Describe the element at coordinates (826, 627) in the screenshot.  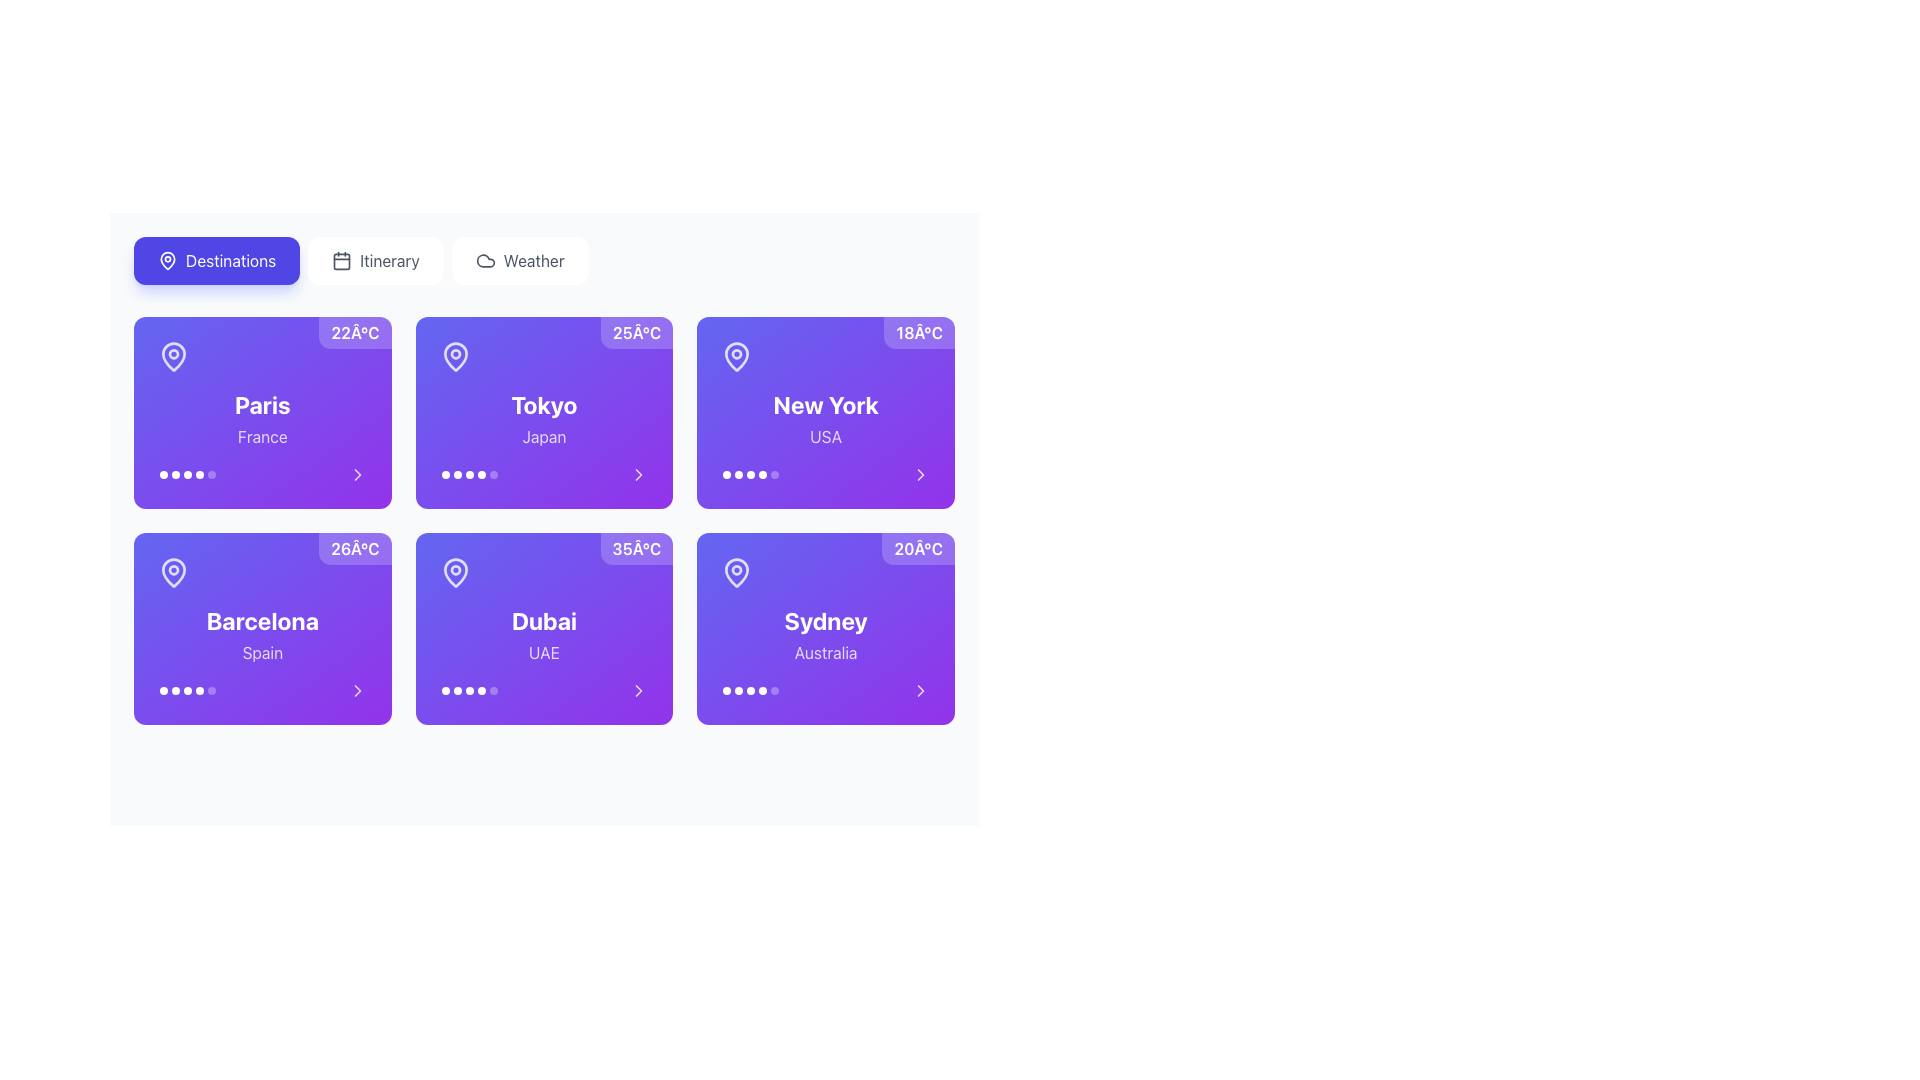
I see `the Weather summary card for Sydney` at that location.